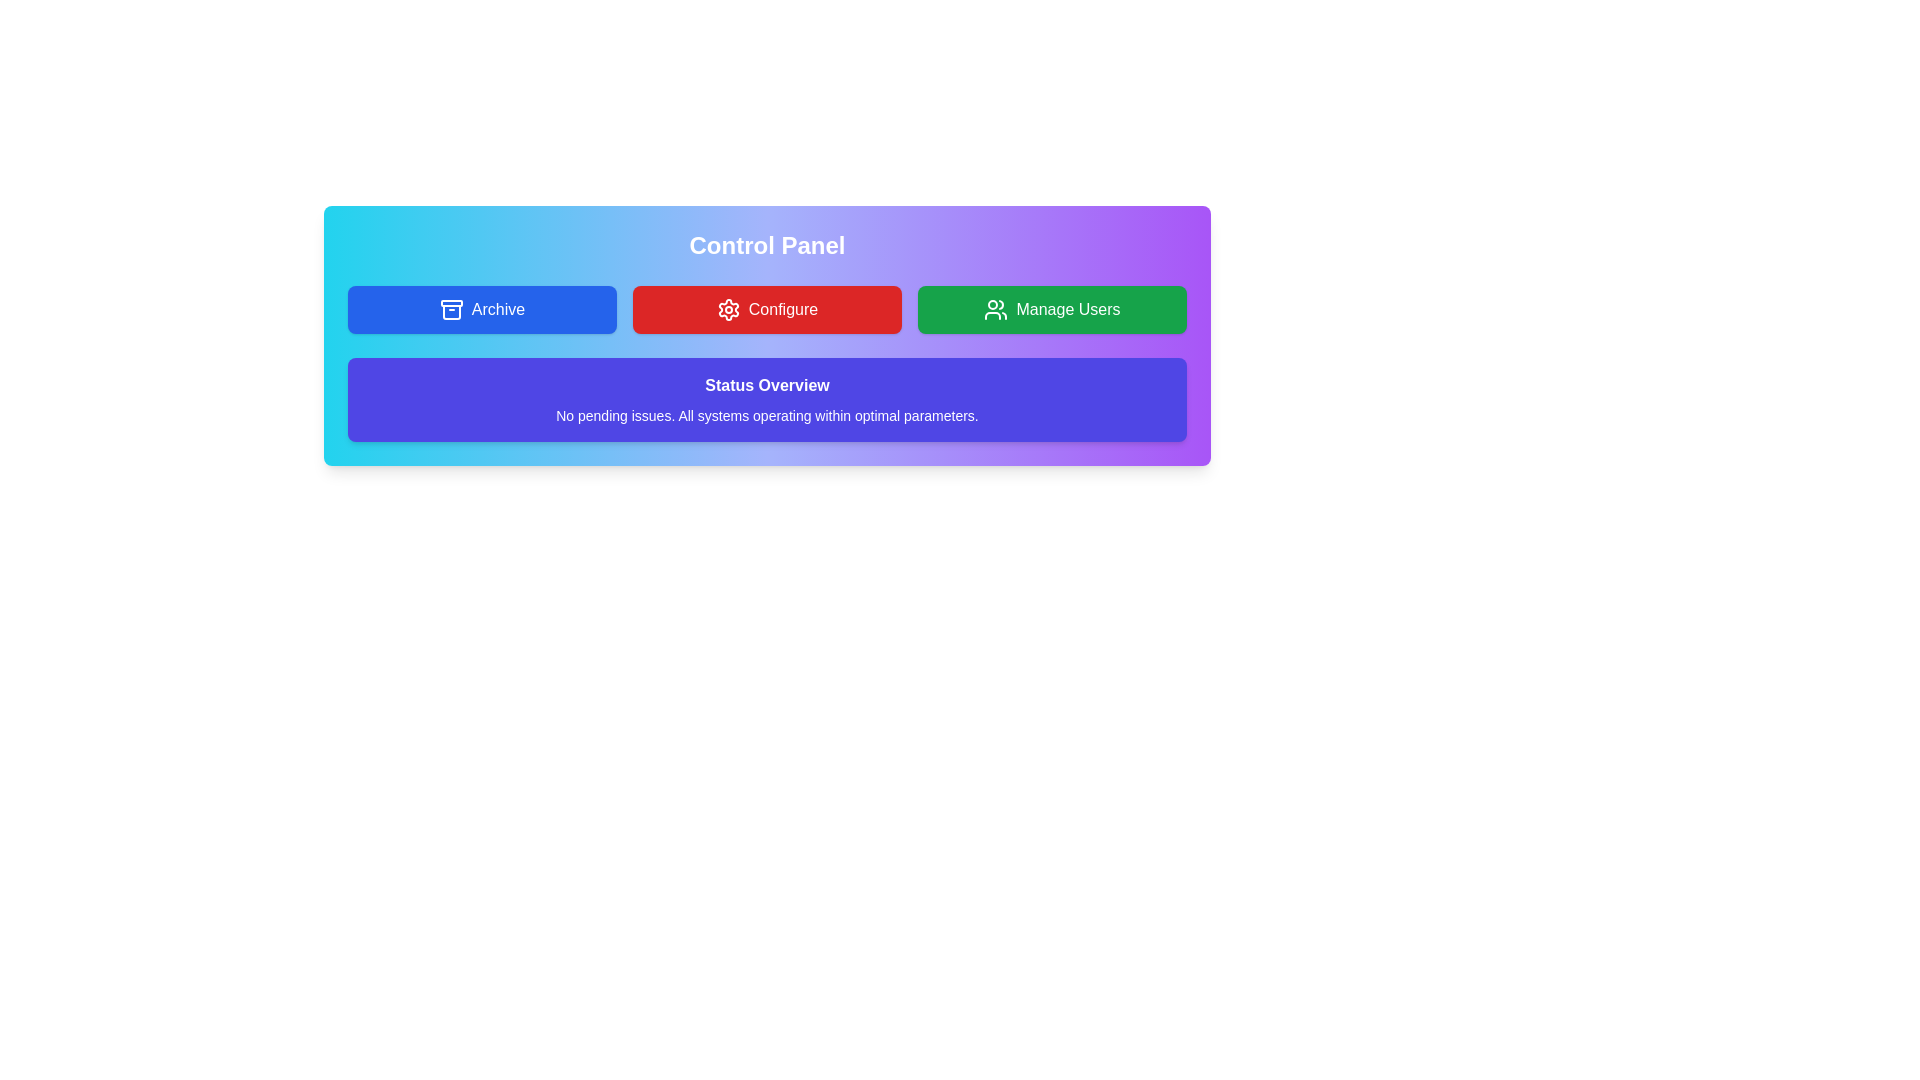 Image resolution: width=1920 pixels, height=1080 pixels. Describe the element at coordinates (727, 309) in the screenshot. I see `the settings icon located in the second button from the left in the Control Panel interface` at that location.